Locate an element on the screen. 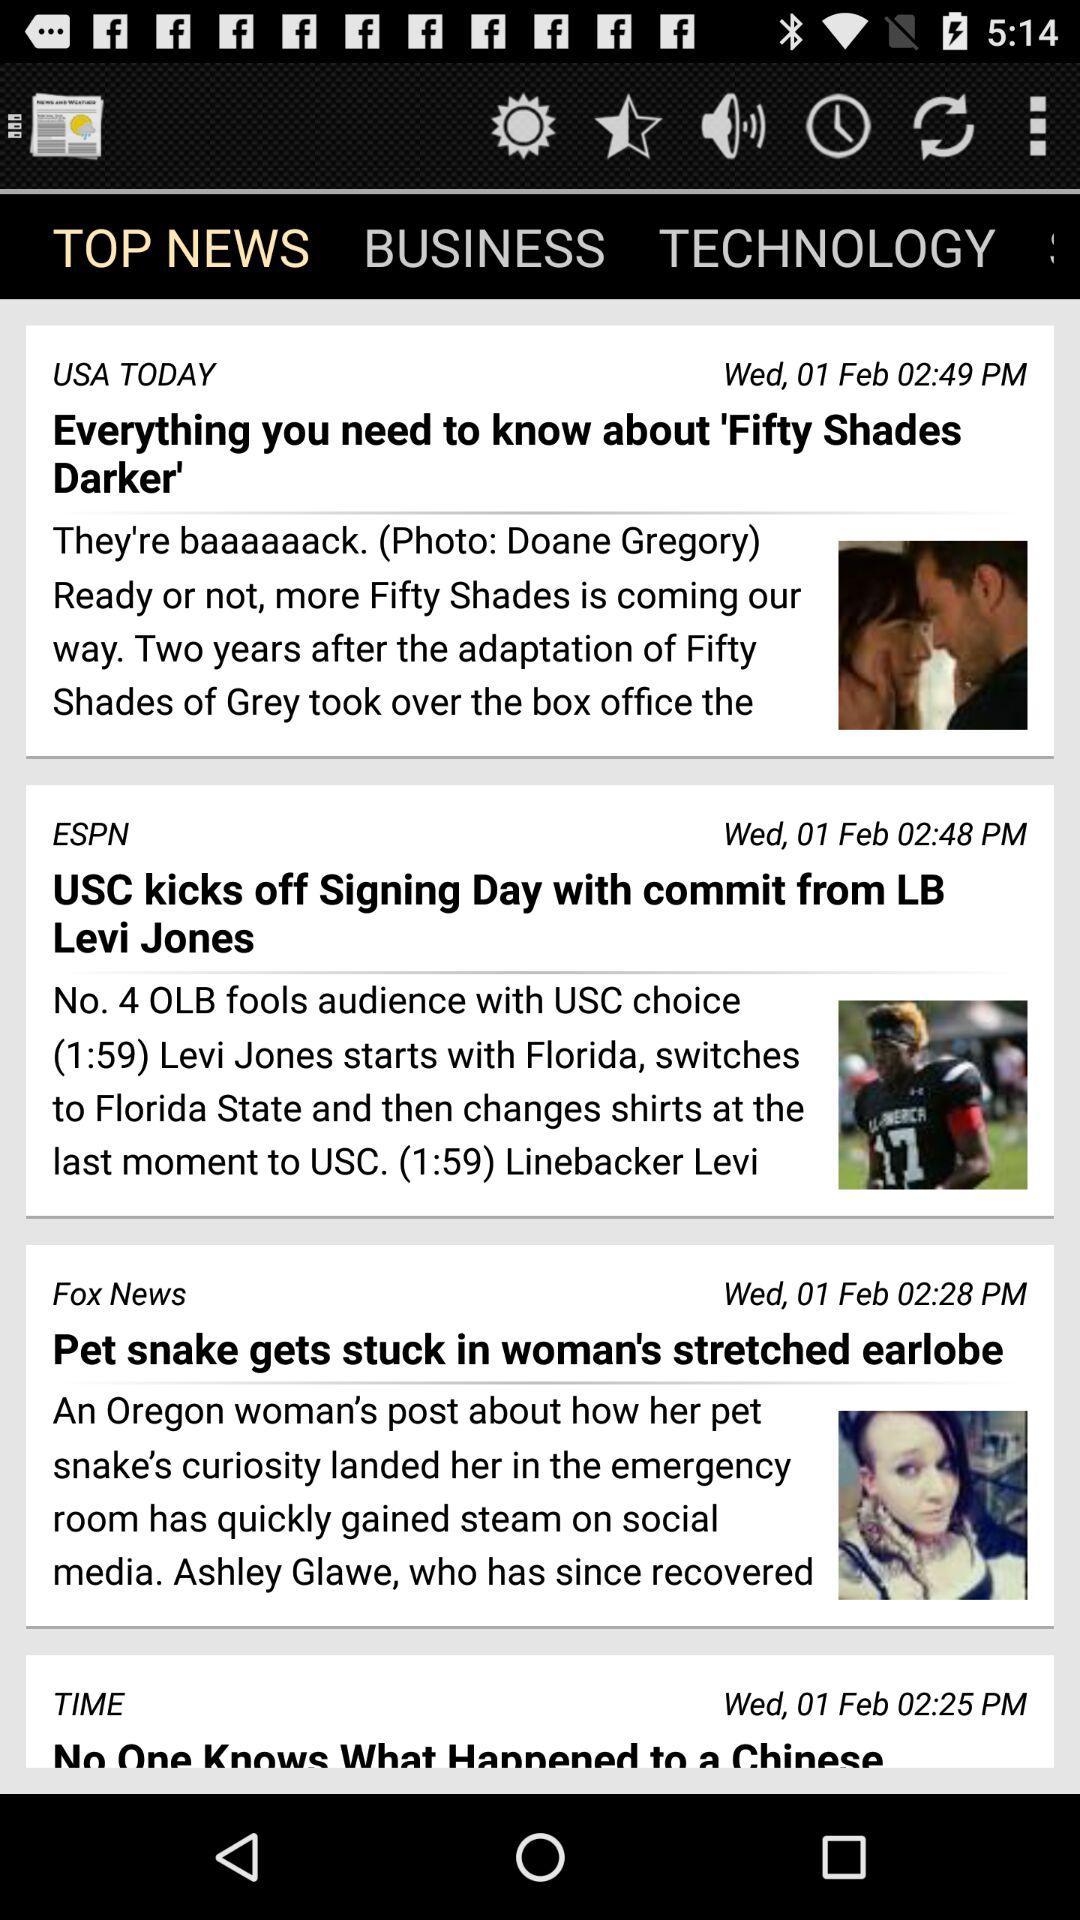 The image size is (1080, 1920). the time icon is located at coordinates (838, 133).